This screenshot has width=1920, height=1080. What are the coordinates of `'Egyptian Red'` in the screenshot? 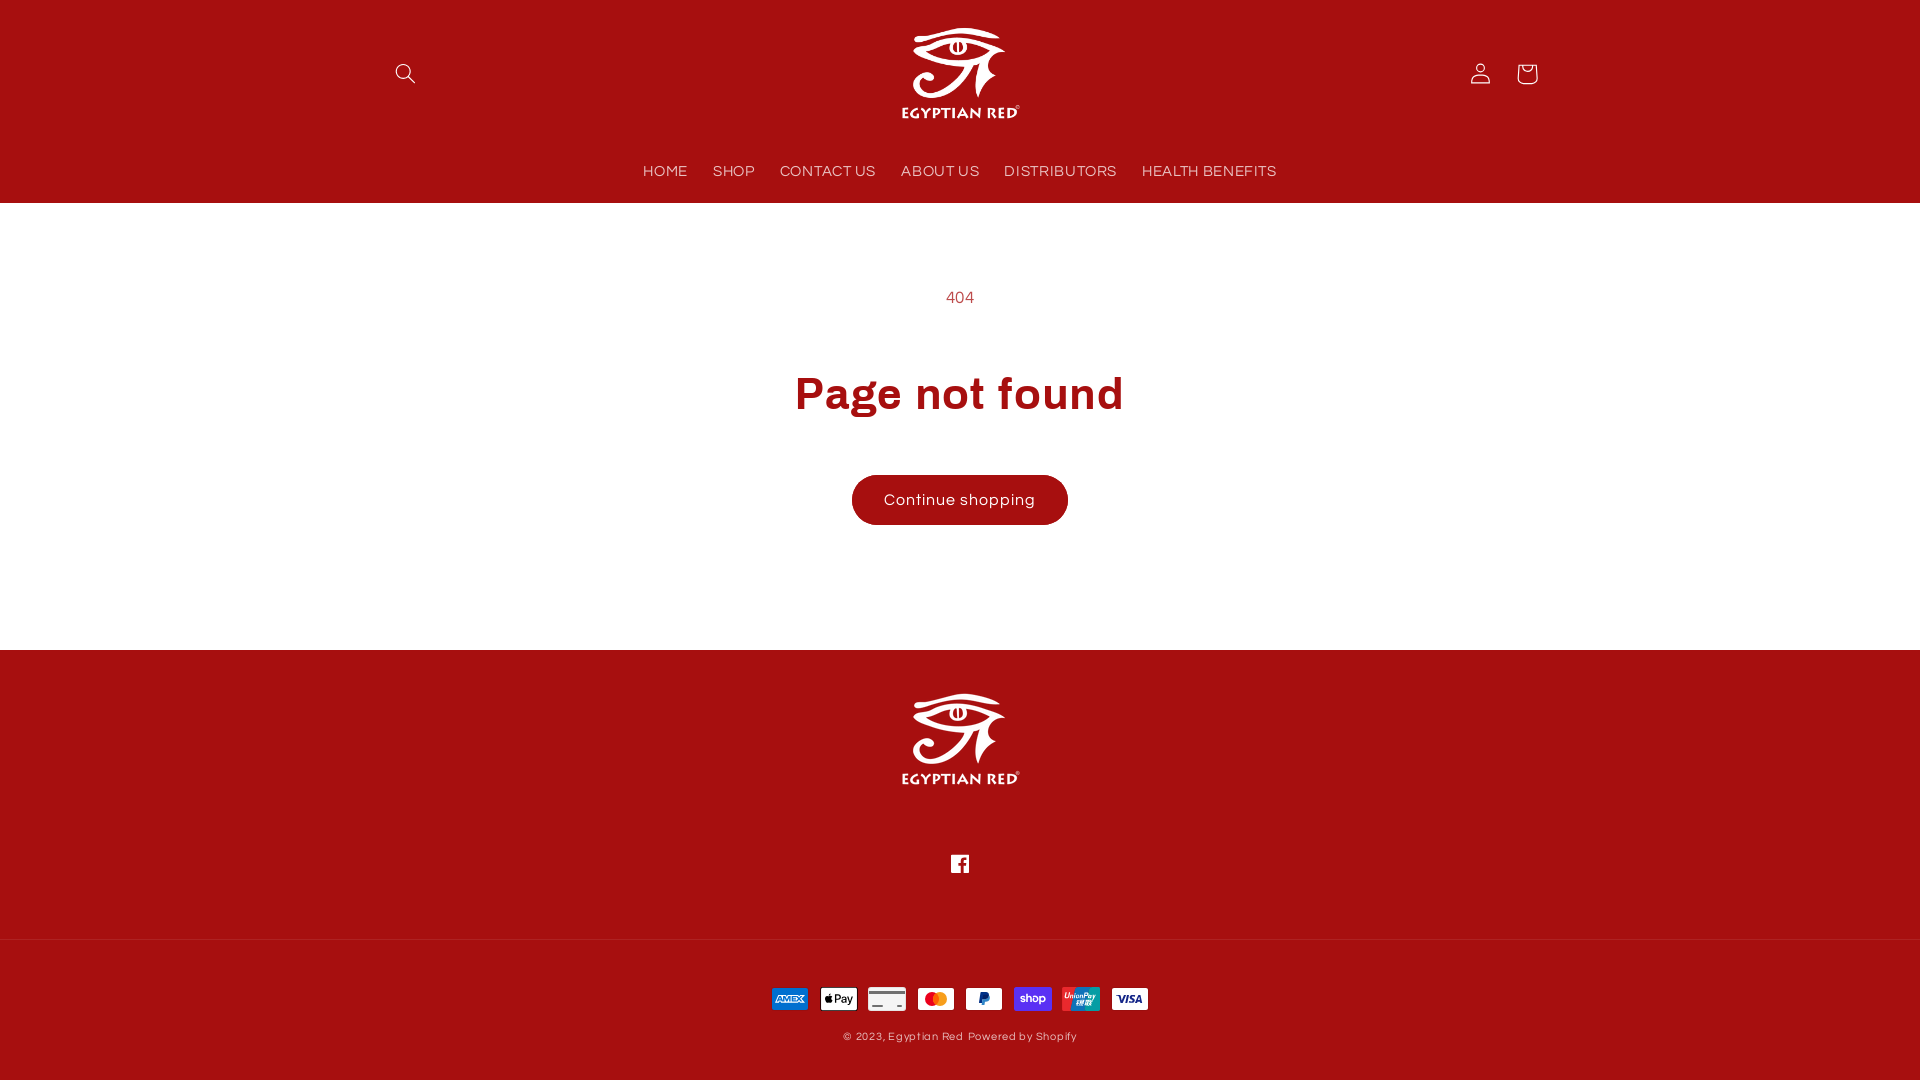 It's located at (887, 1035).